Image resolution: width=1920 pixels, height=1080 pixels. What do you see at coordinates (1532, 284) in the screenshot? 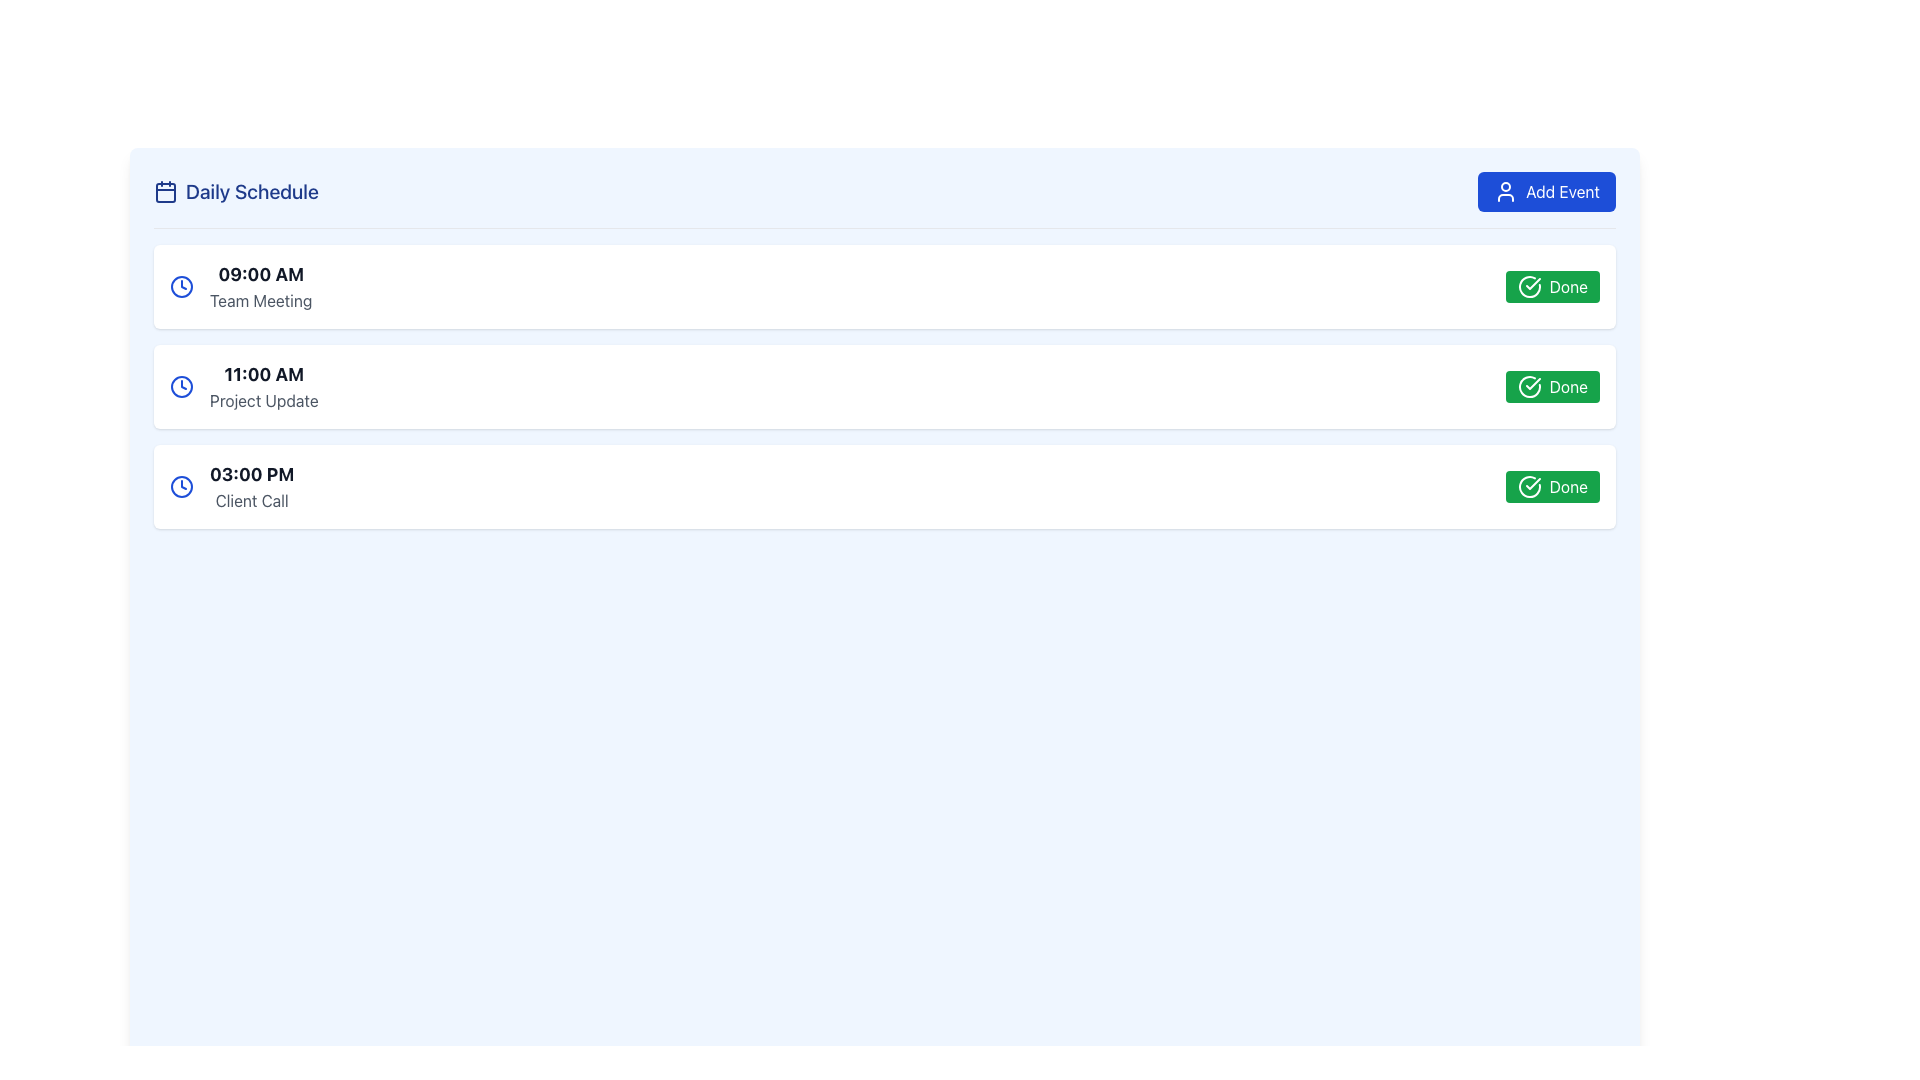
I see `the small green checkmark icon within the green circular border on the 'Done' button for the first scheduled event` at bounding box center [1532, 284].